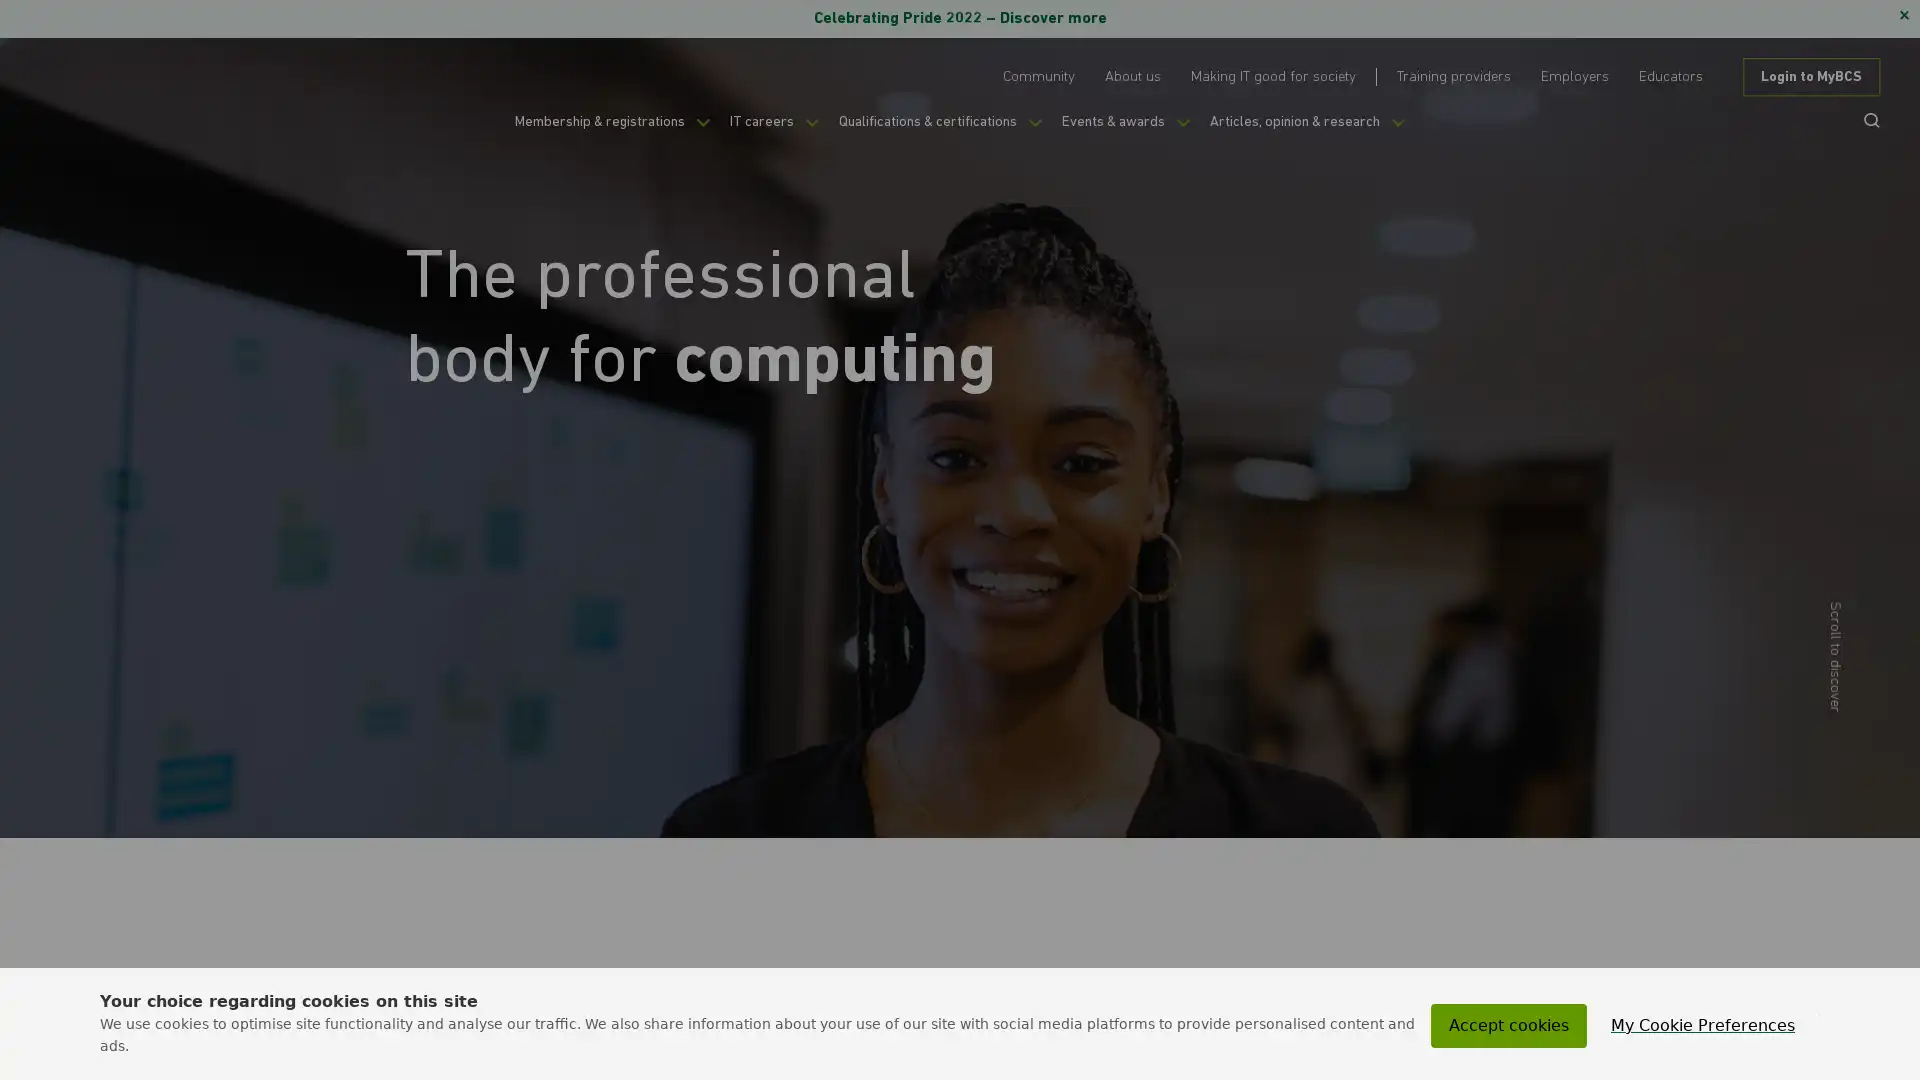  I want to click on Membership & registrations, so click(576, 132).